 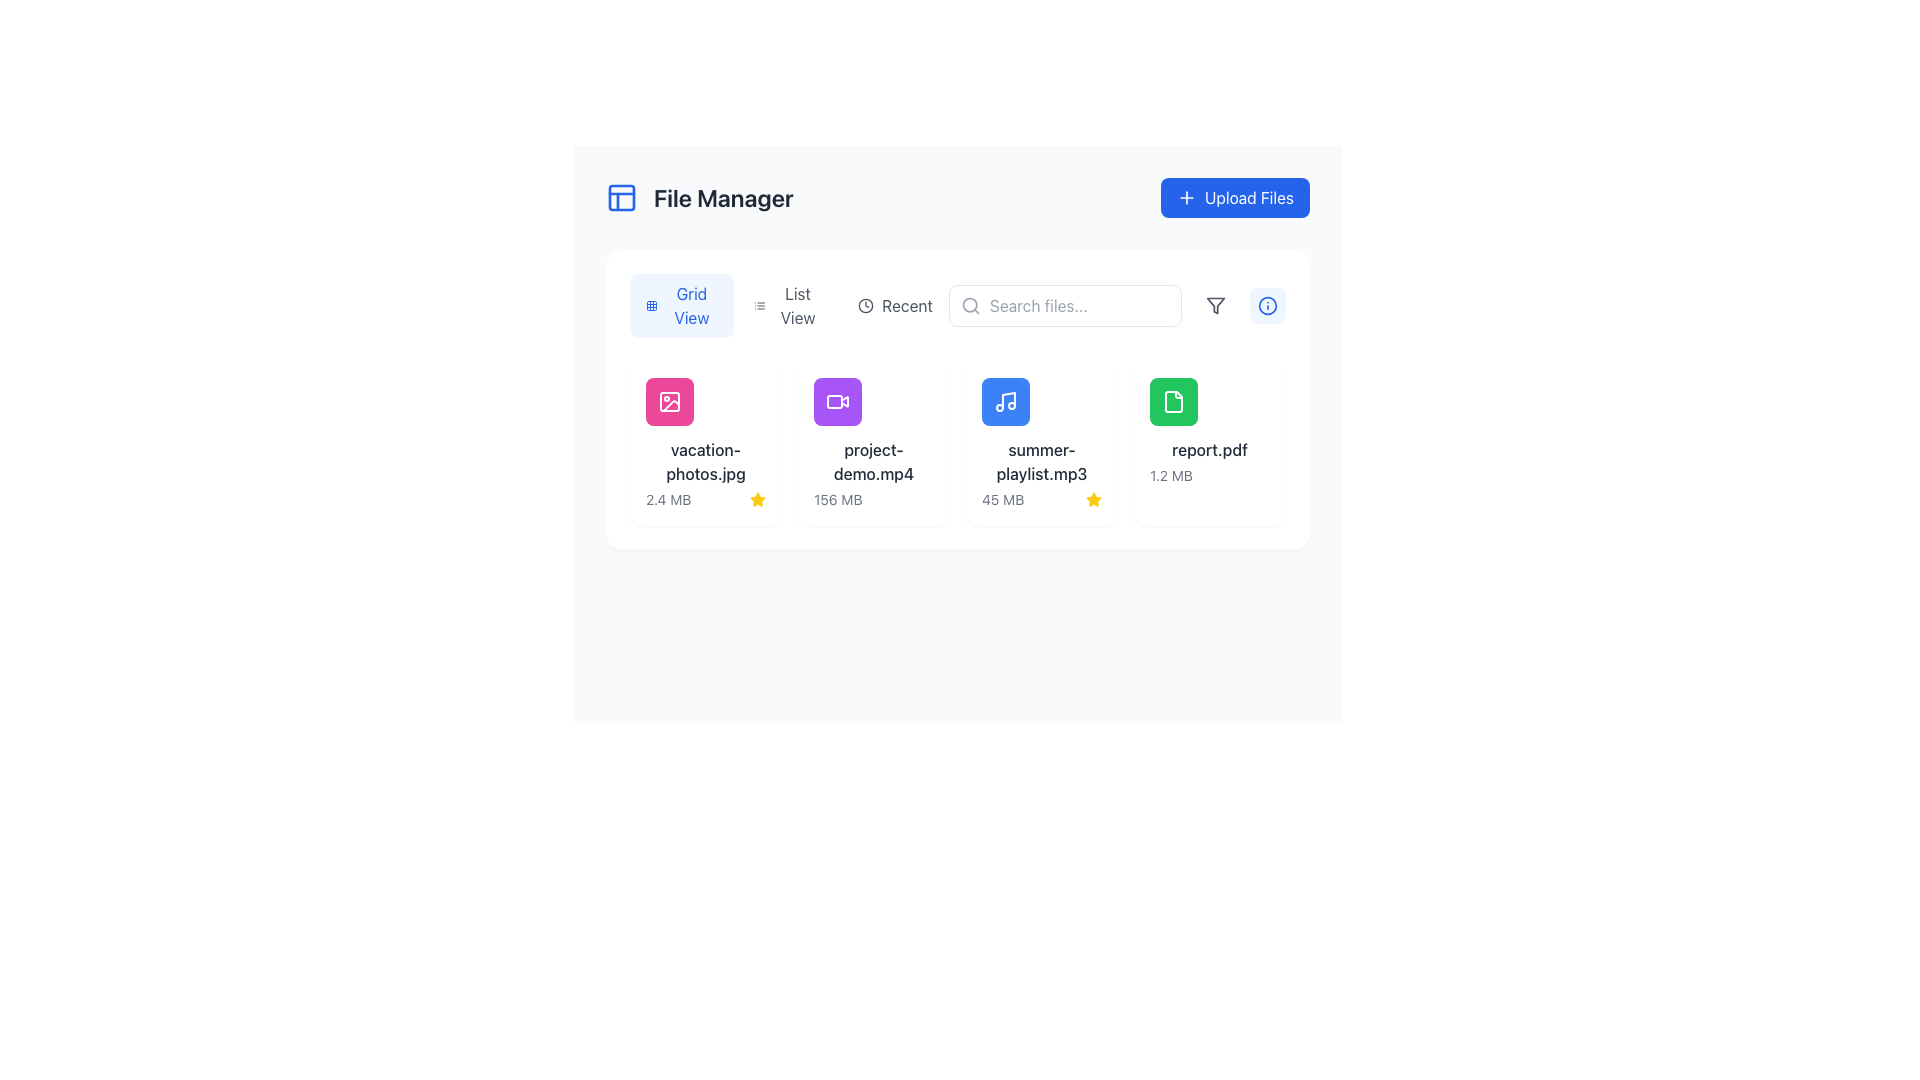 I want to click on the interactive sharing button located at the bottom-right of the file card labeled 'report.pdf', so click(x=1208, y=496).